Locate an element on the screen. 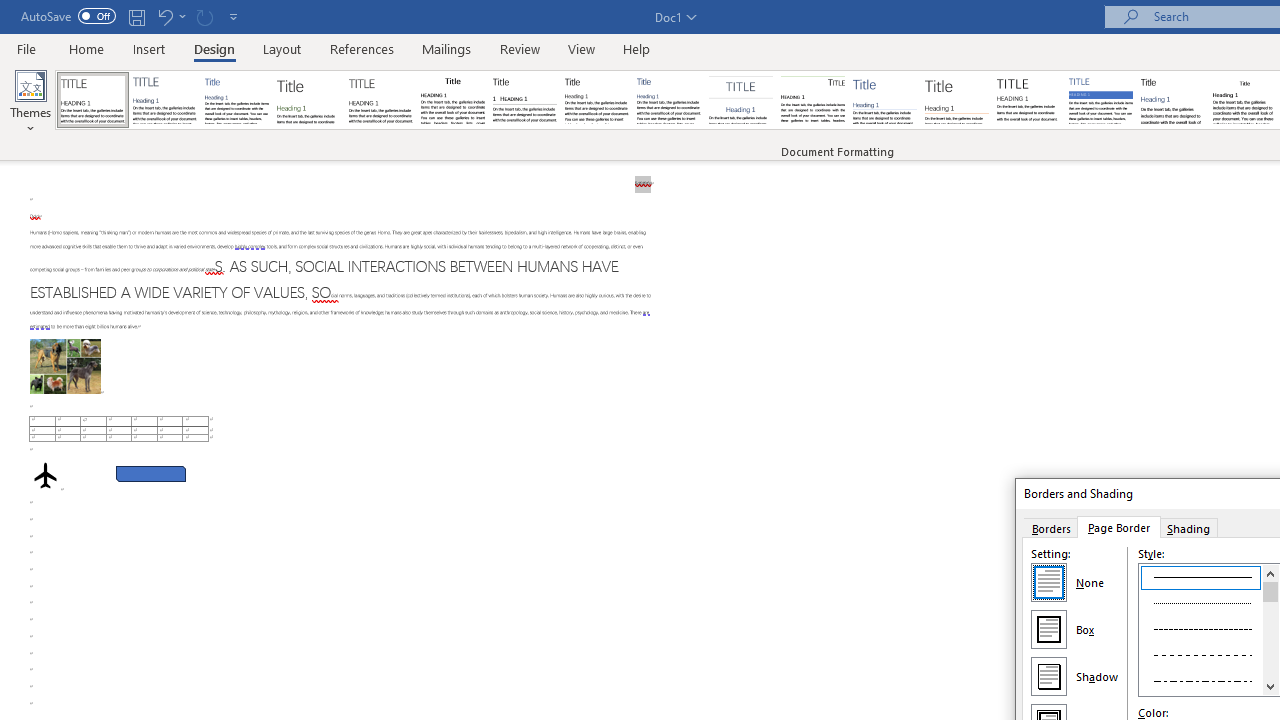  'Lines (Distinctive)' is located at coordinates (812, 100).